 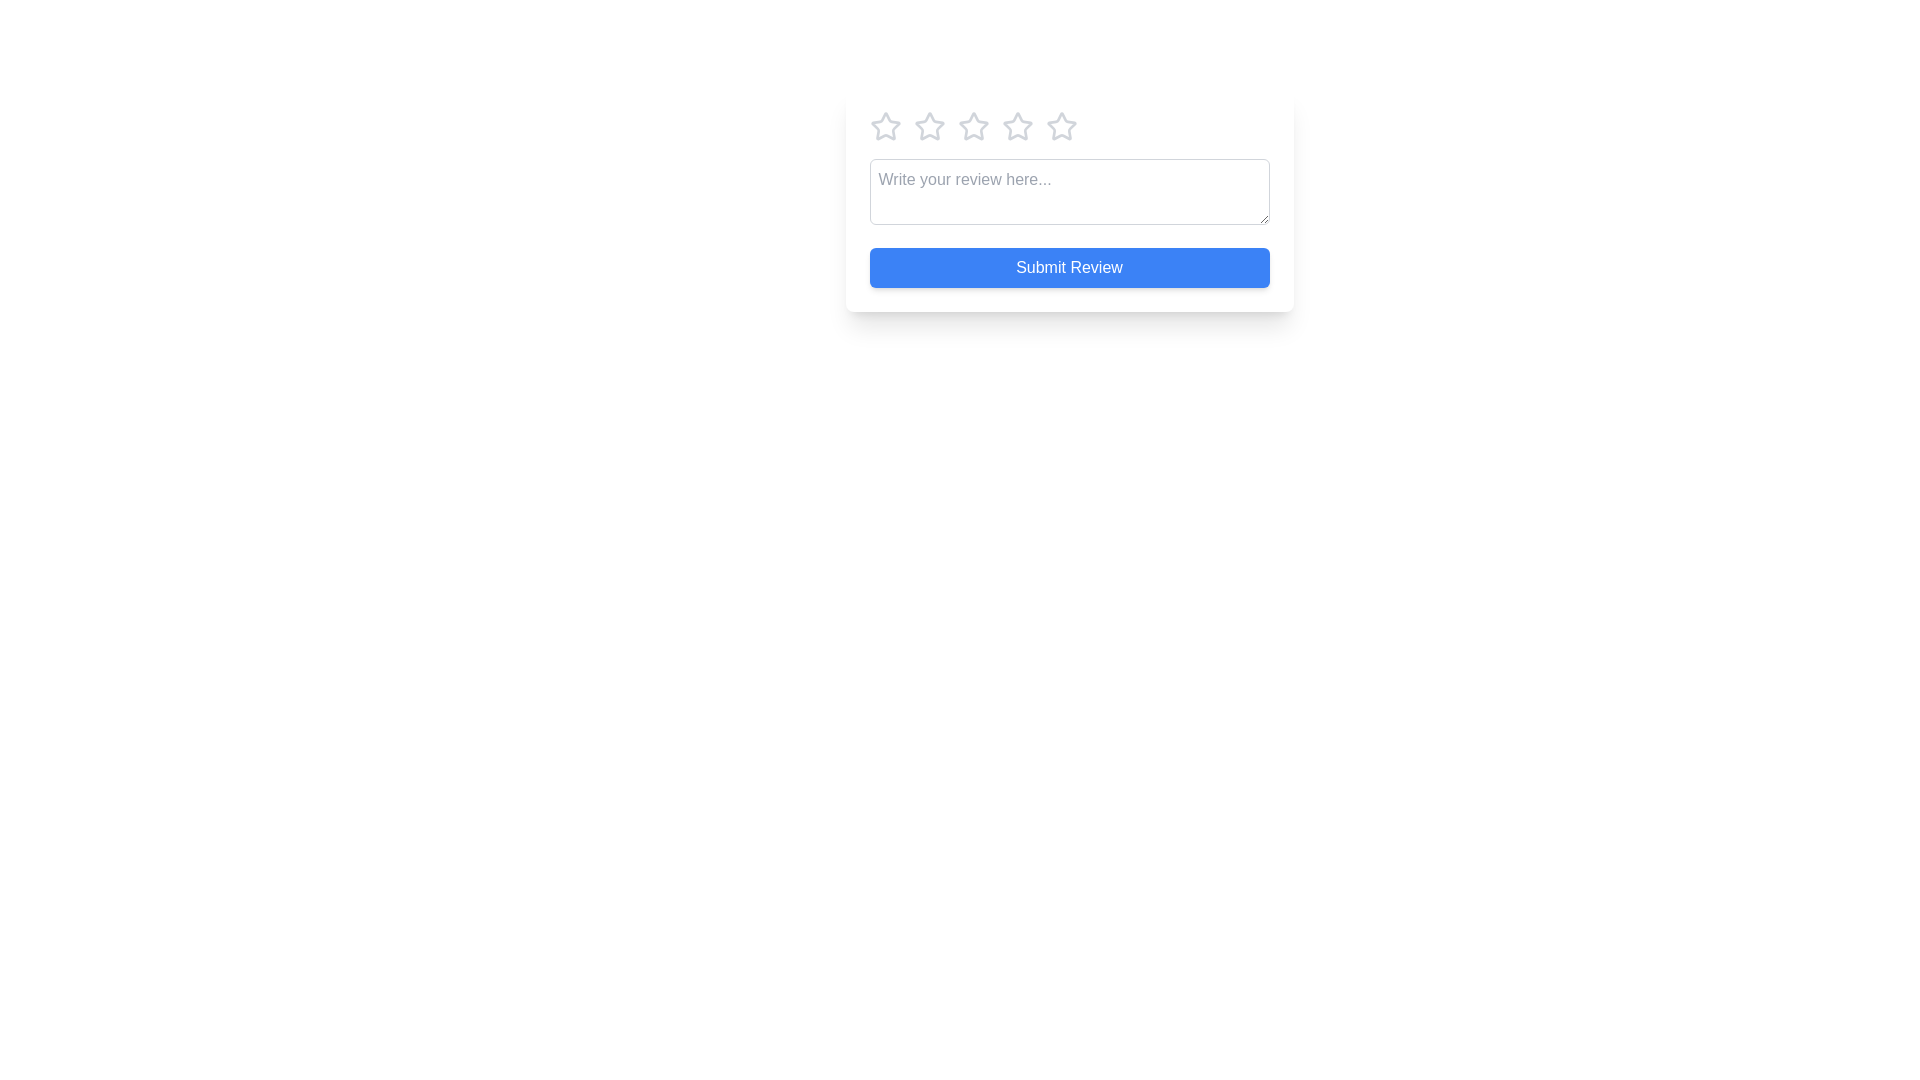 What do you see at coordinates (1068, 127) in the screenshot?
I see `the fourth star in the rating system` at bounding box center [1068, 127].